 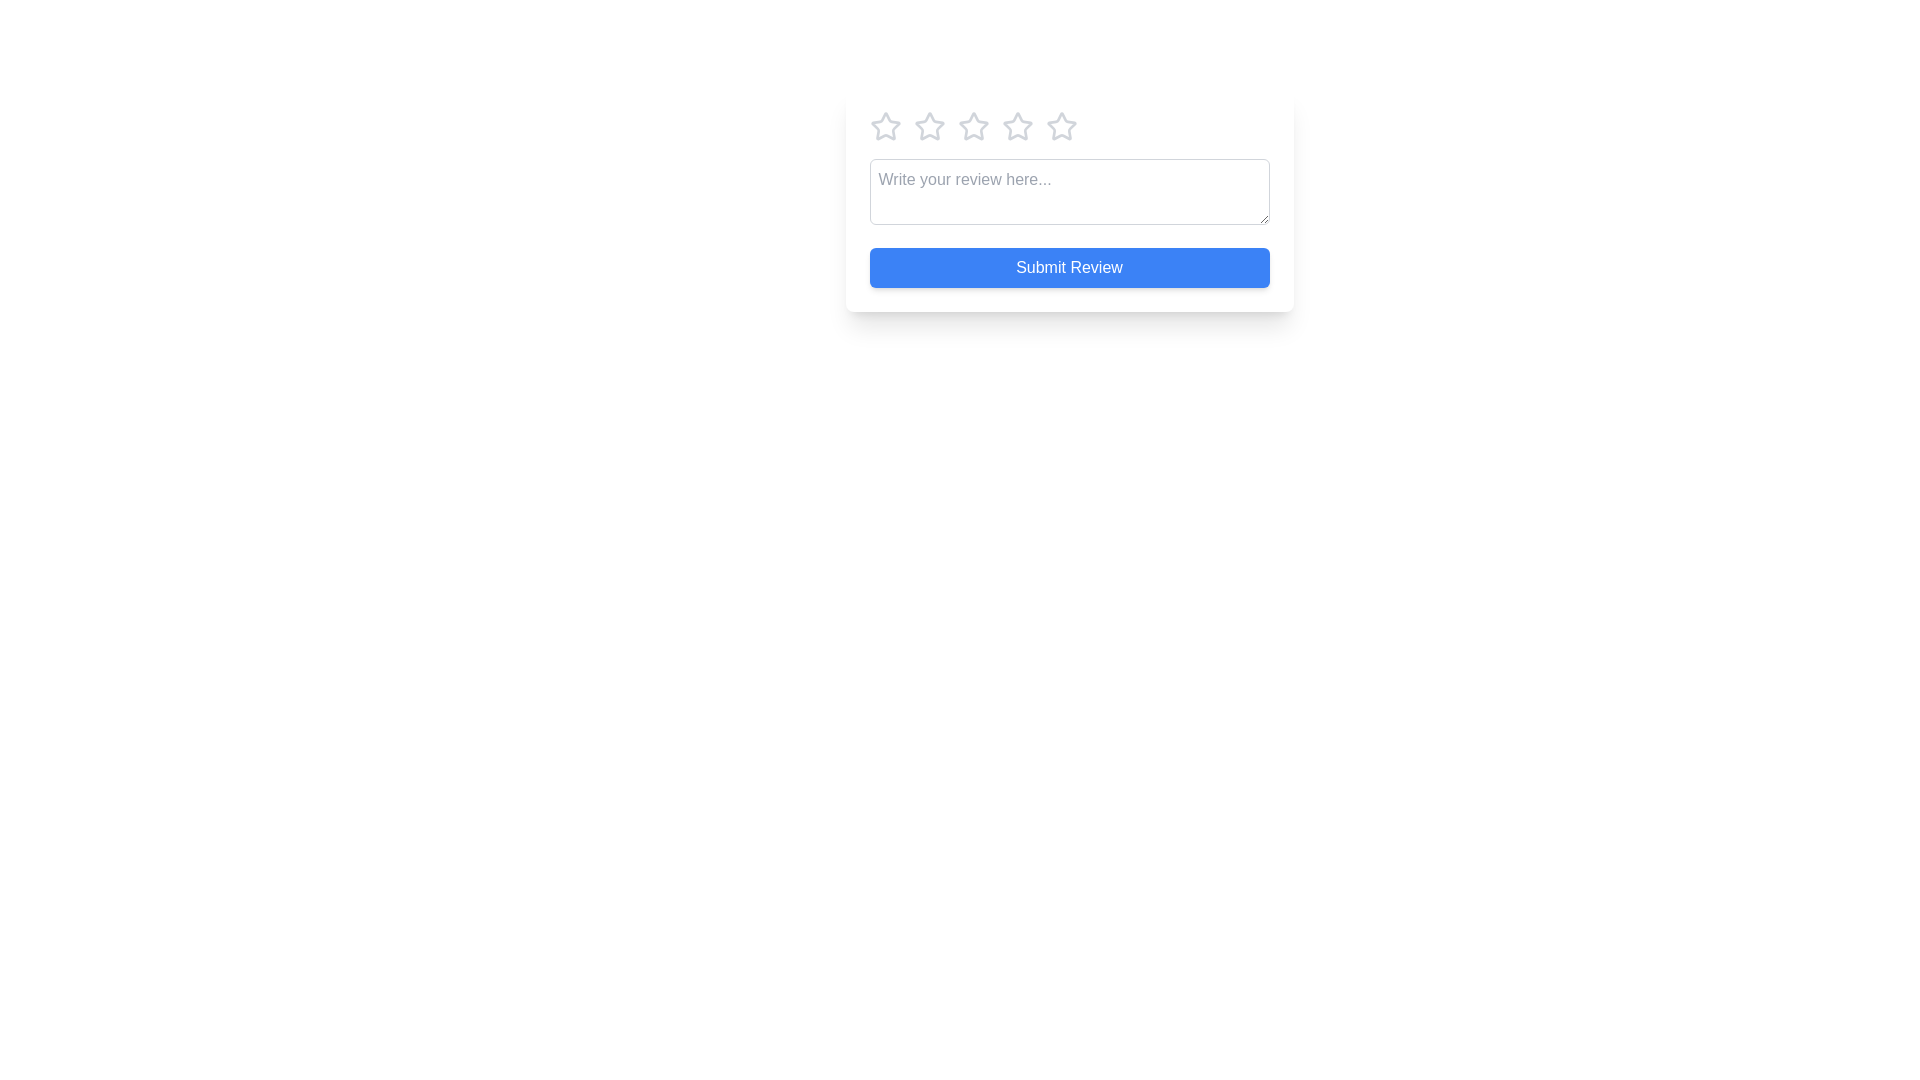 What do you see at coordinates (1068, 127) in the screenshot?
I see `the fourth star in the rating system` at bounding box center [1068, 127].